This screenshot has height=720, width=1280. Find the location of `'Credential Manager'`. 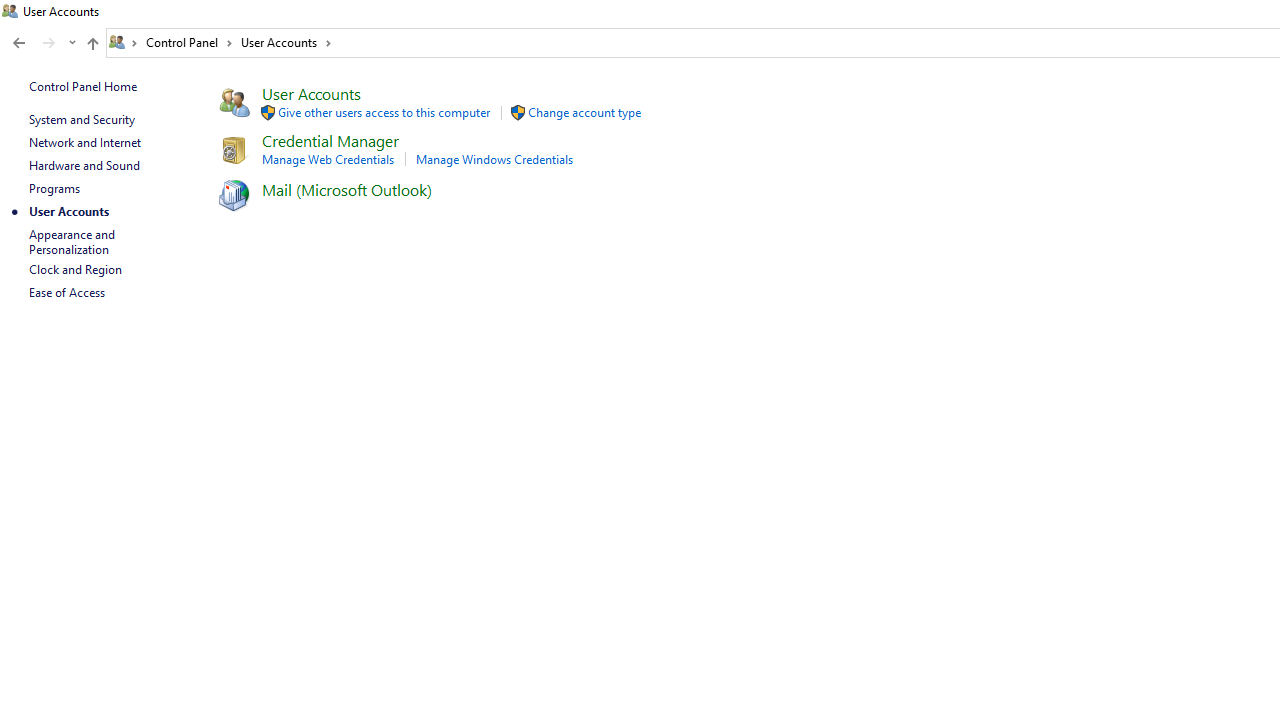

'Credential Manager' is located at coordinates (330, 139).